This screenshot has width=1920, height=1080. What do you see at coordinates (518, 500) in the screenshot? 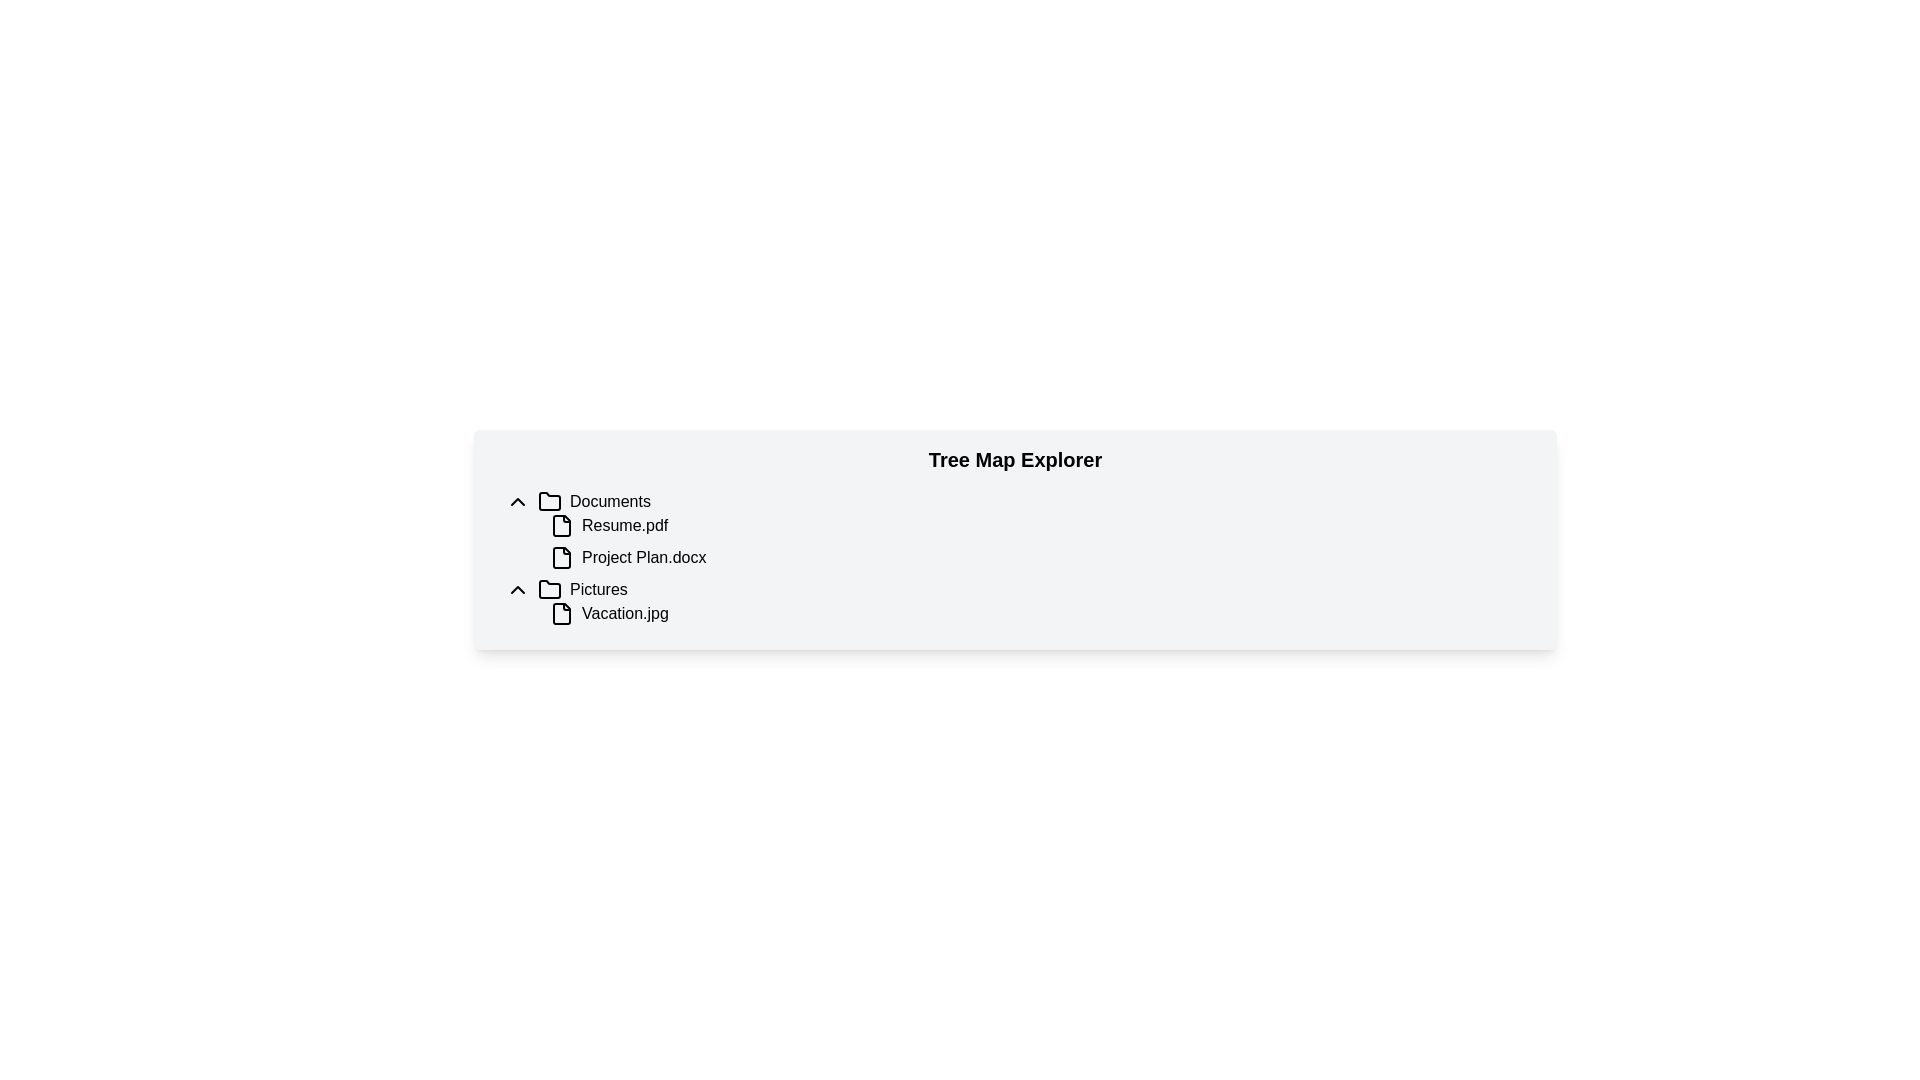
I see `the Icon button located at the top-left of the 'Documents' section` at bounding box center [518, 500].